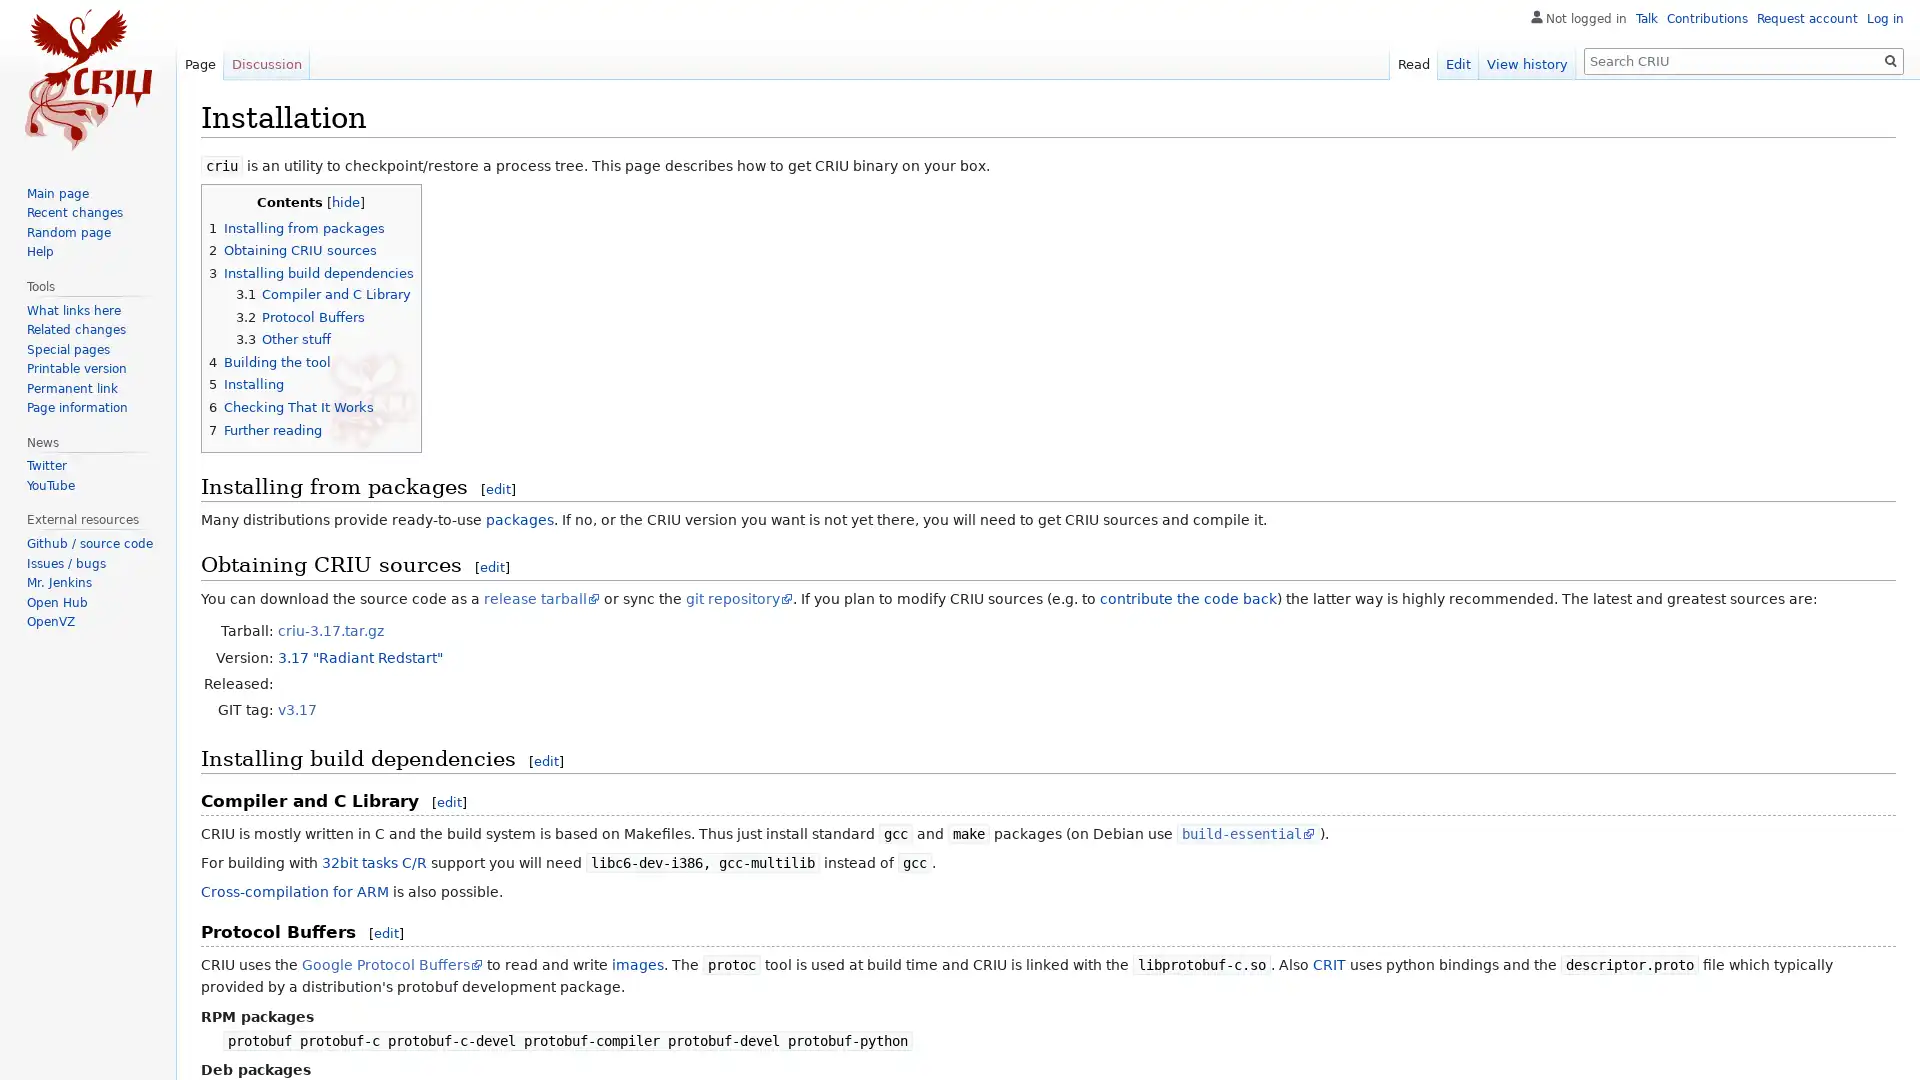  Describe the element at coordinates (1890, 60) in the screenshot. I see `Search` at that location.